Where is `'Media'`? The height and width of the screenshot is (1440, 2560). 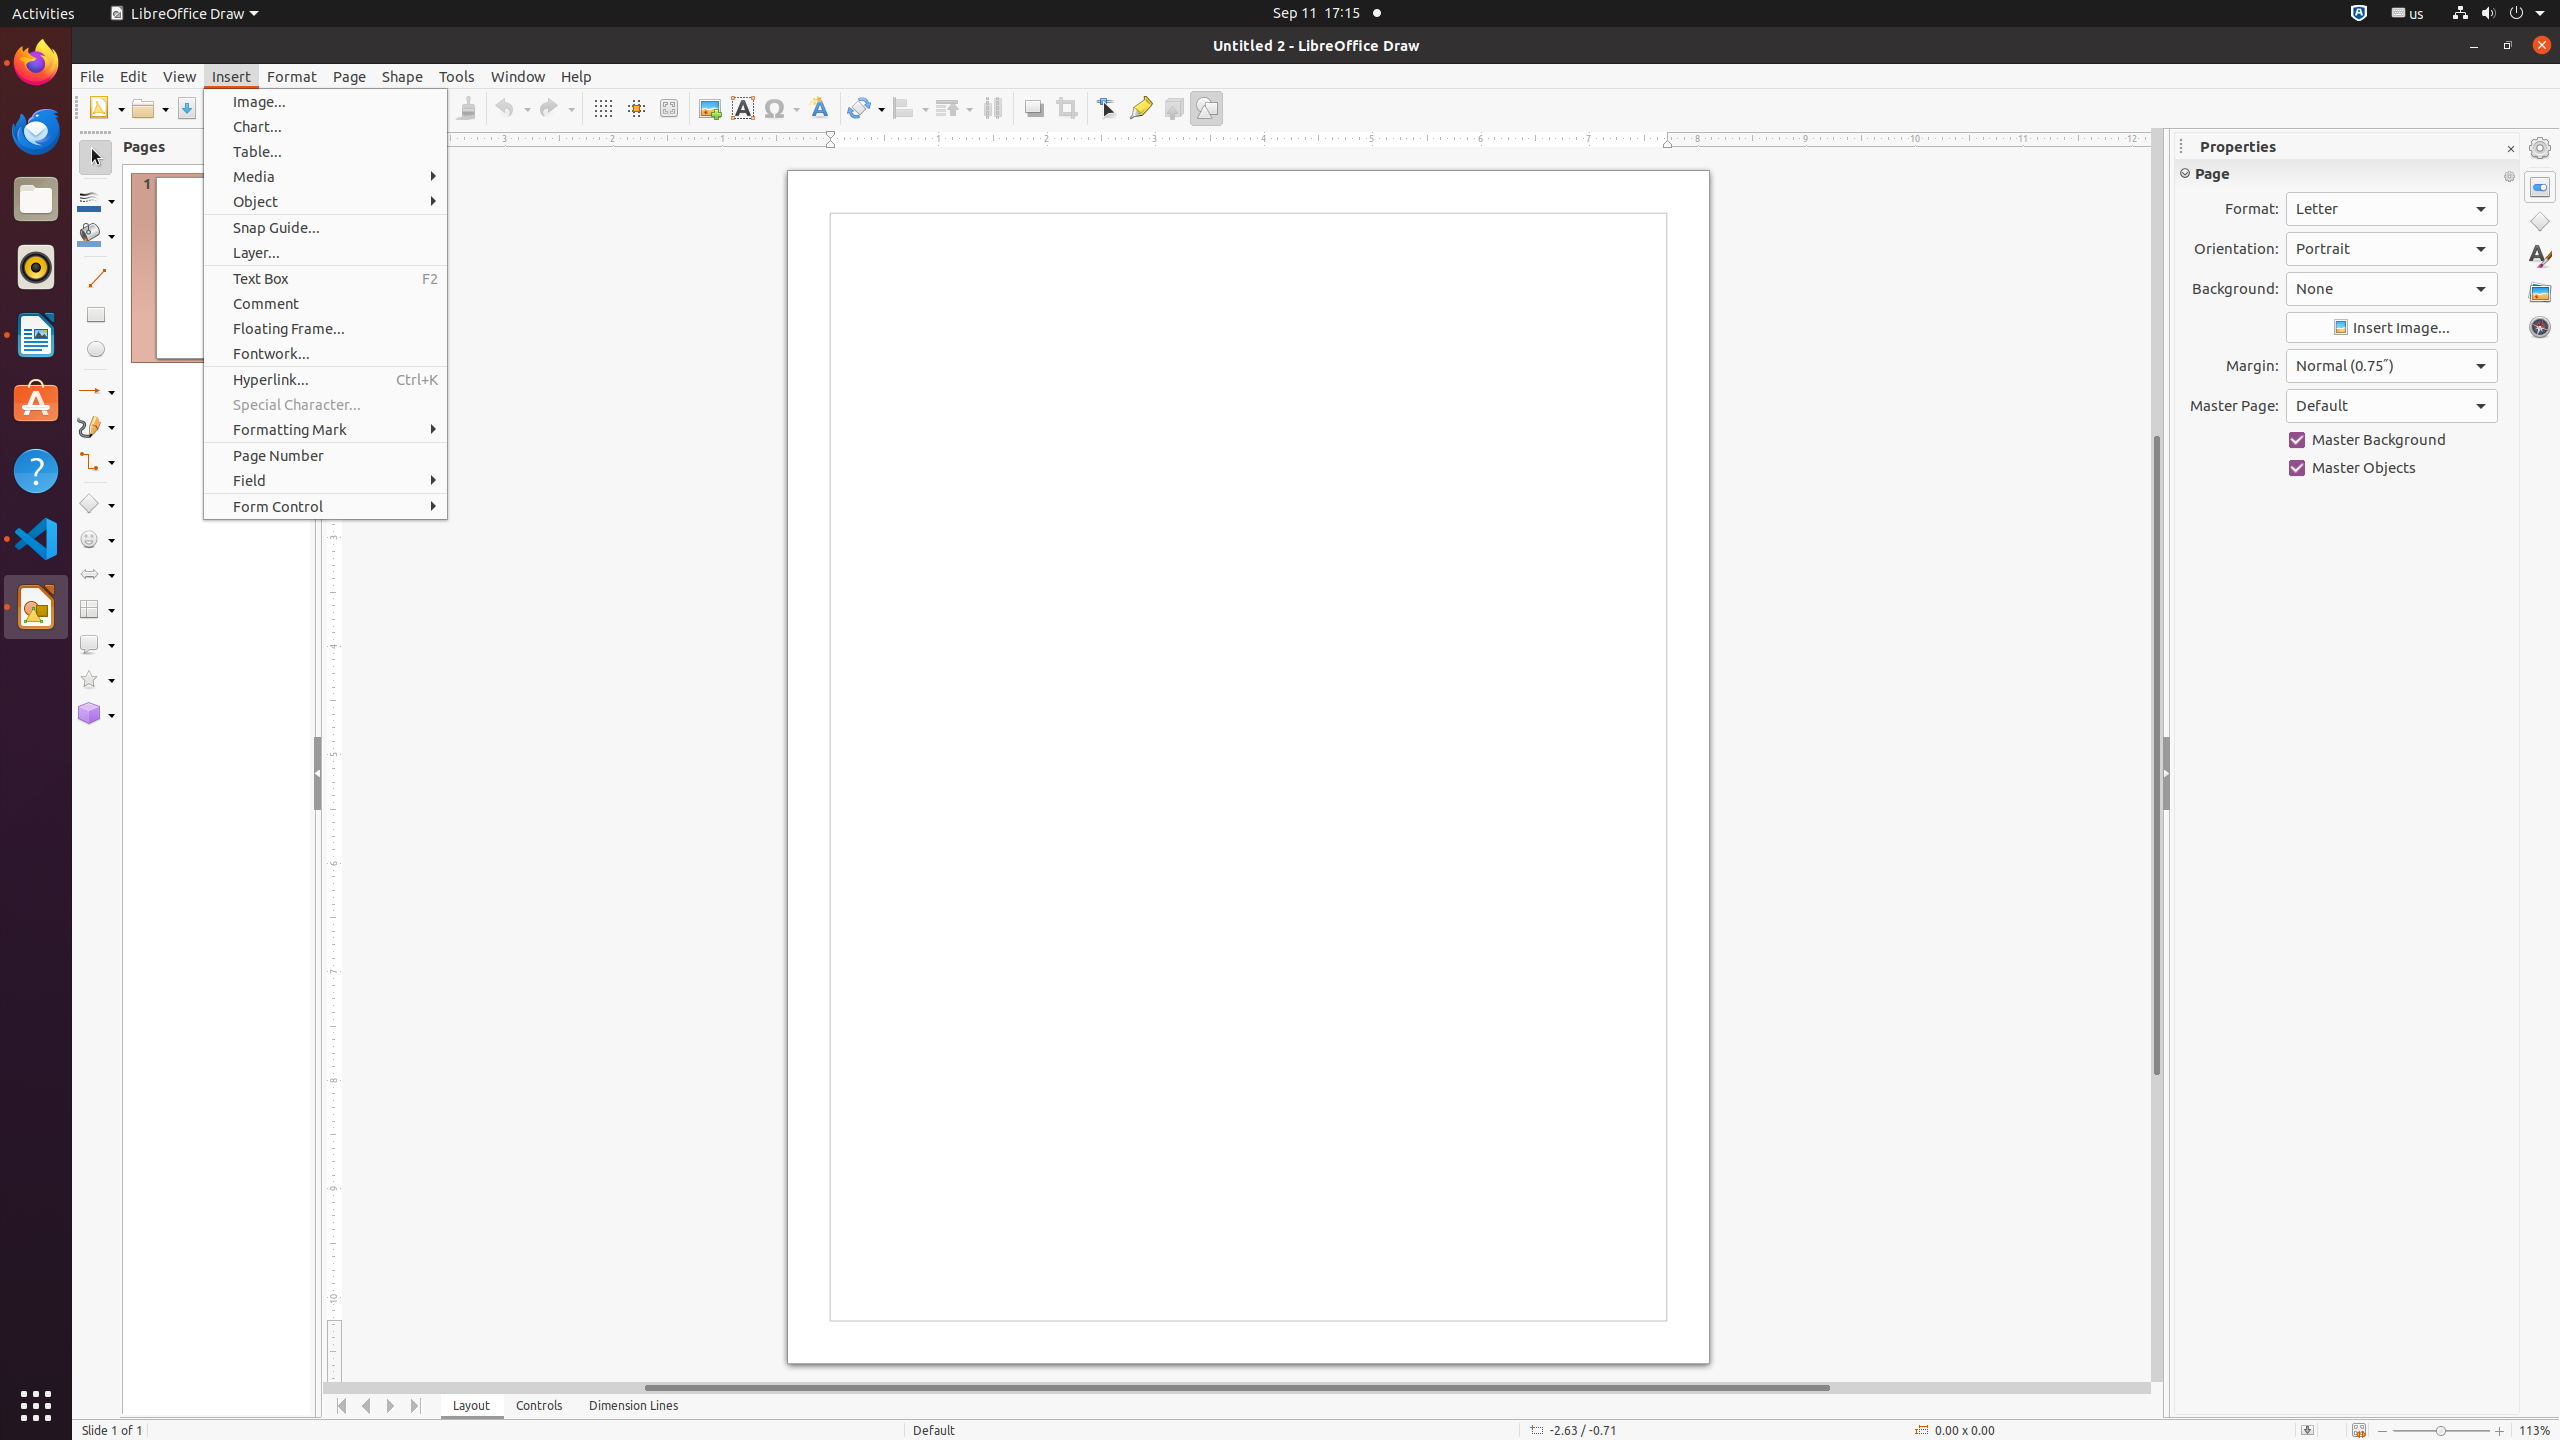 'Media' is located at coordinates (325, 176).